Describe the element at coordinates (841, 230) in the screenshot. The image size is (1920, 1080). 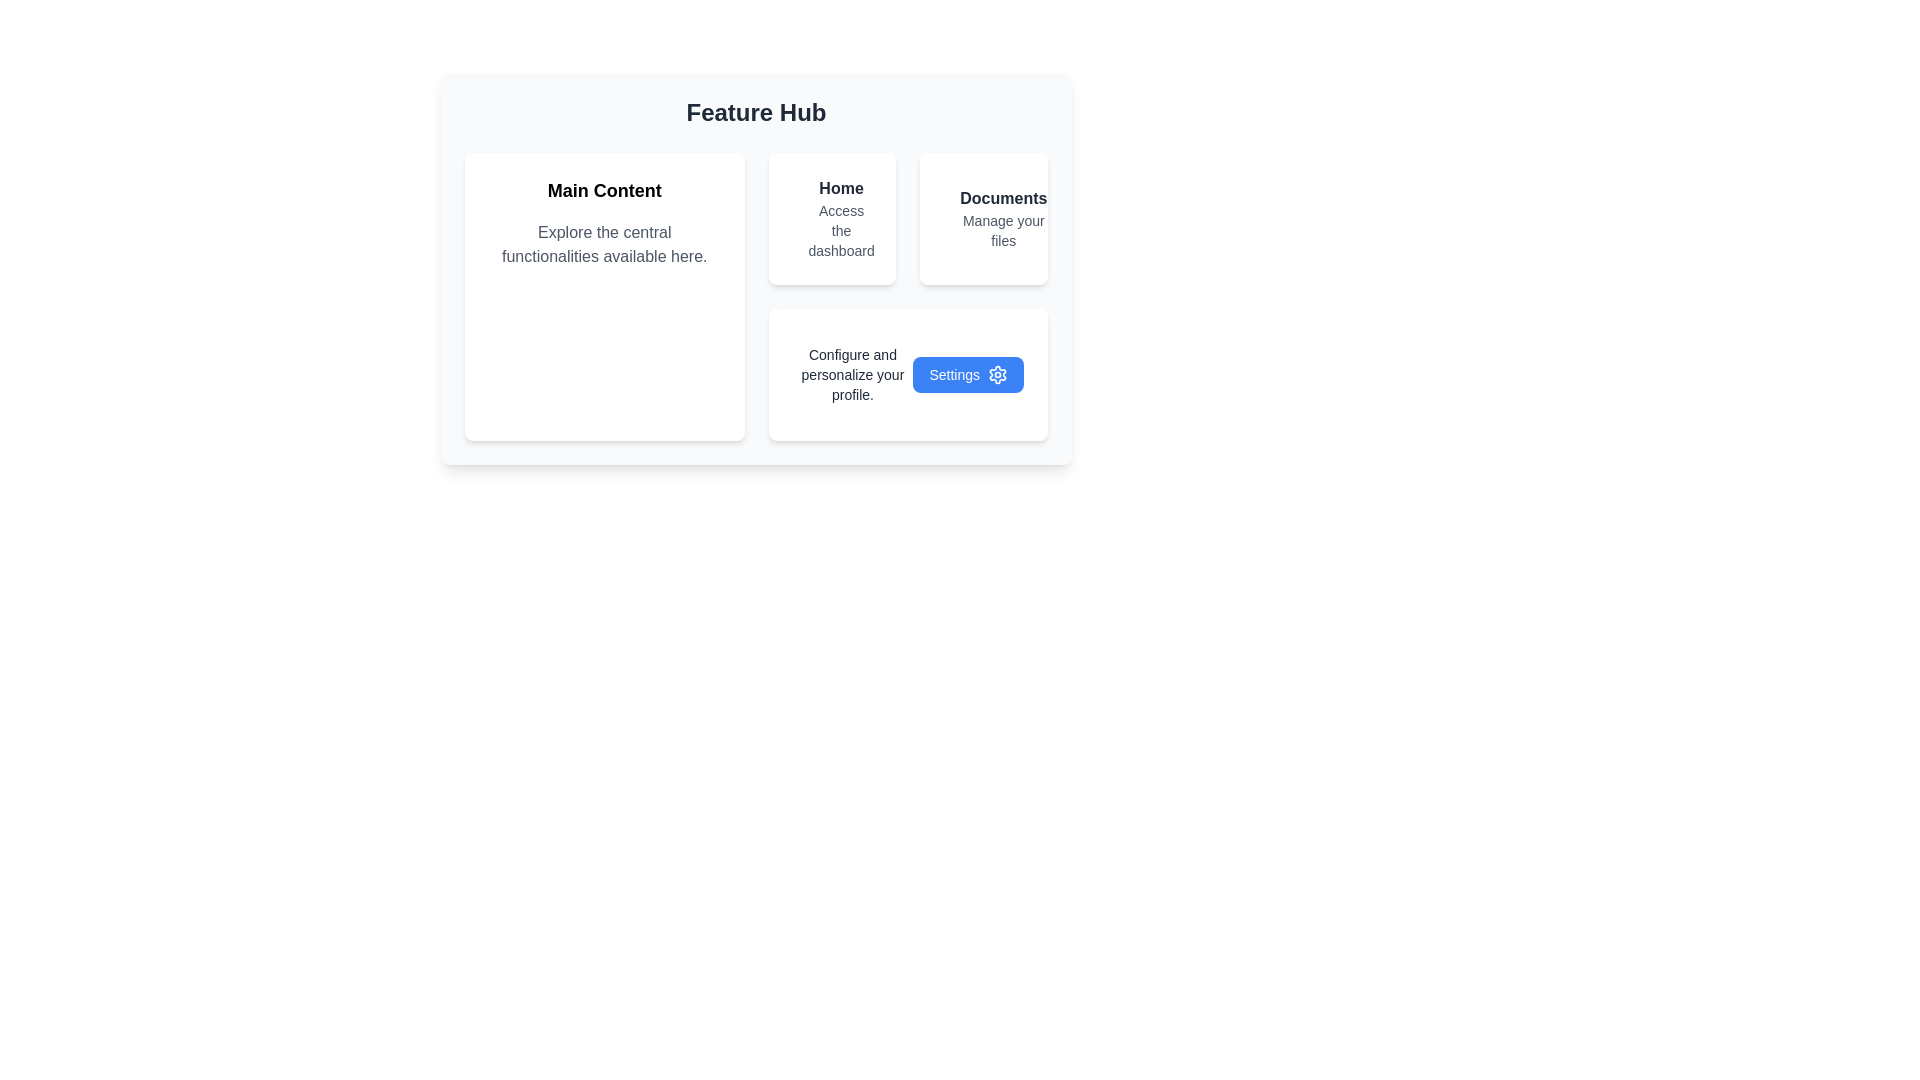
I see `the descriptive text label that provides additional context for the 'Home' module, positioned under the title text 'Home' within the rectangular card interface` at that location.